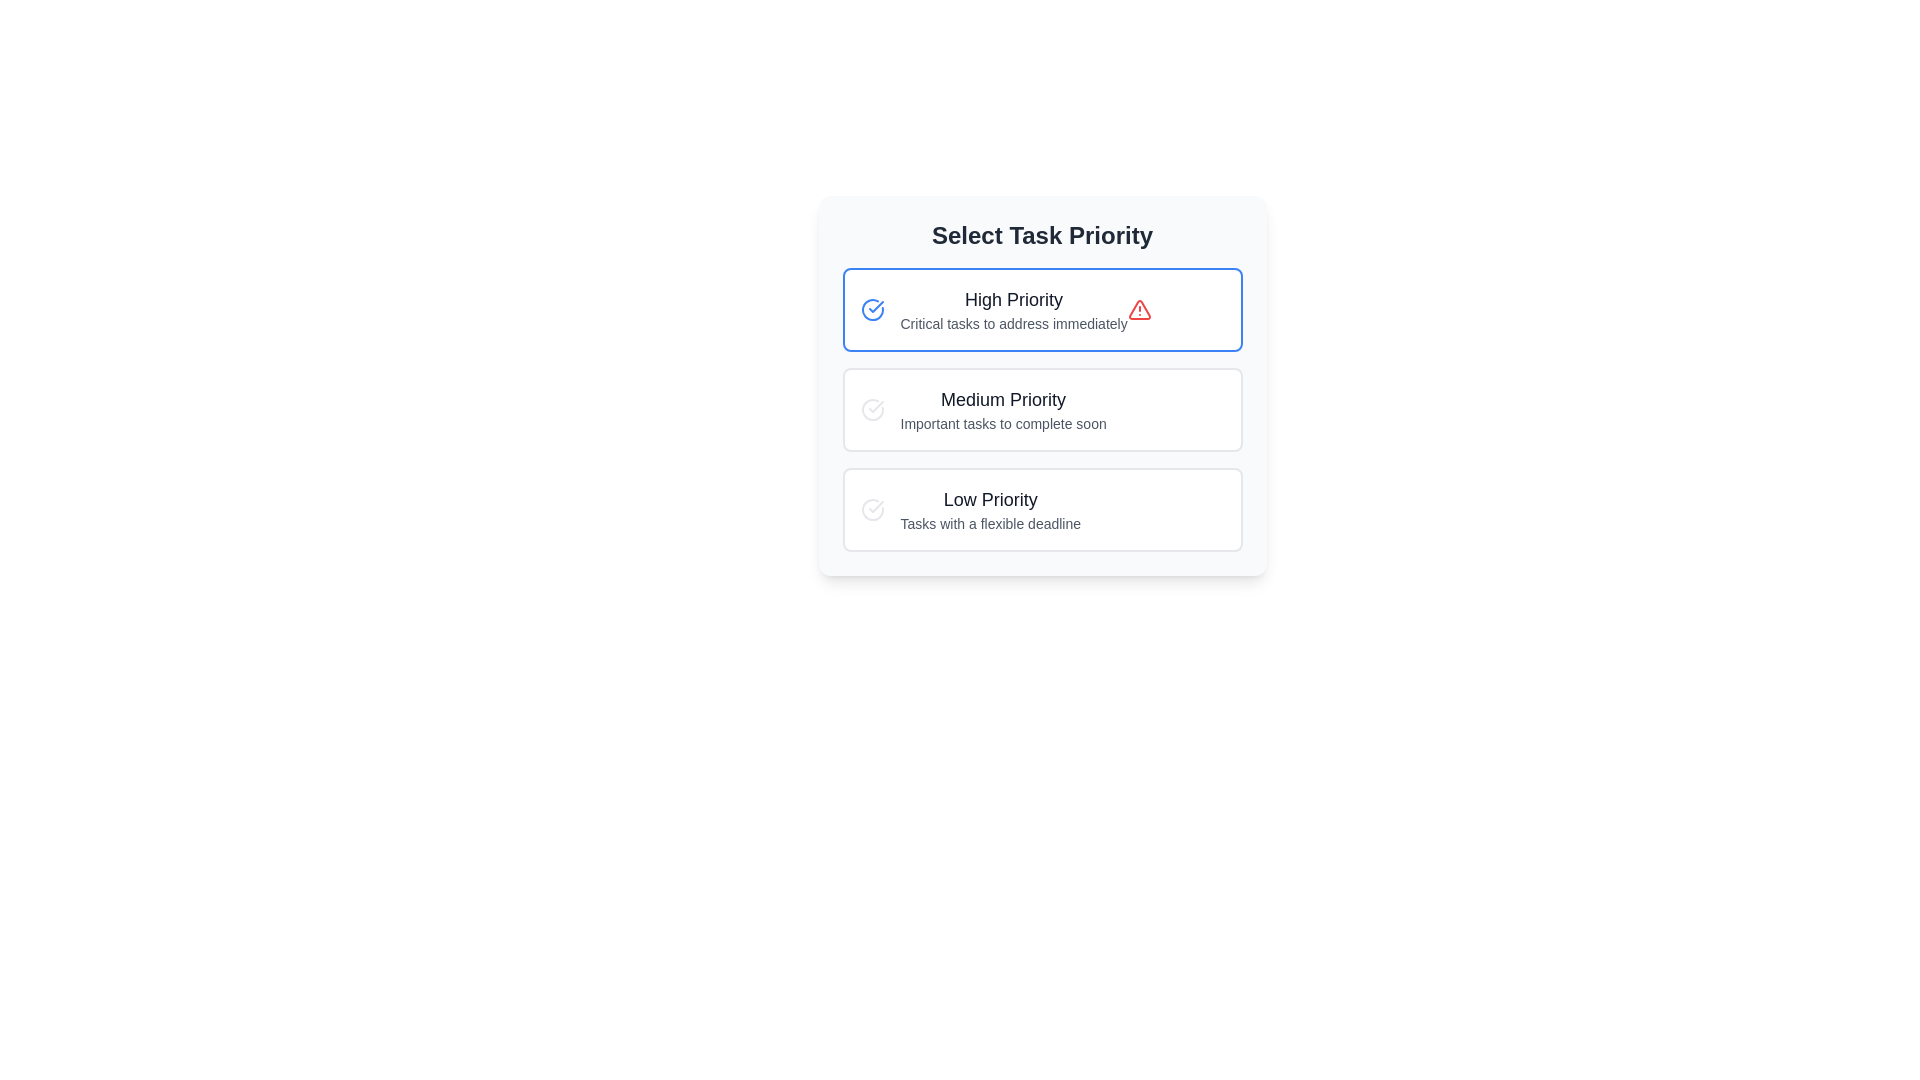 This screenshot has width=1920, height=1080. I want to click on the warning icon associated with the 'High Priority' task option, located next to the 'High Priority' text, so click(1139, 309).